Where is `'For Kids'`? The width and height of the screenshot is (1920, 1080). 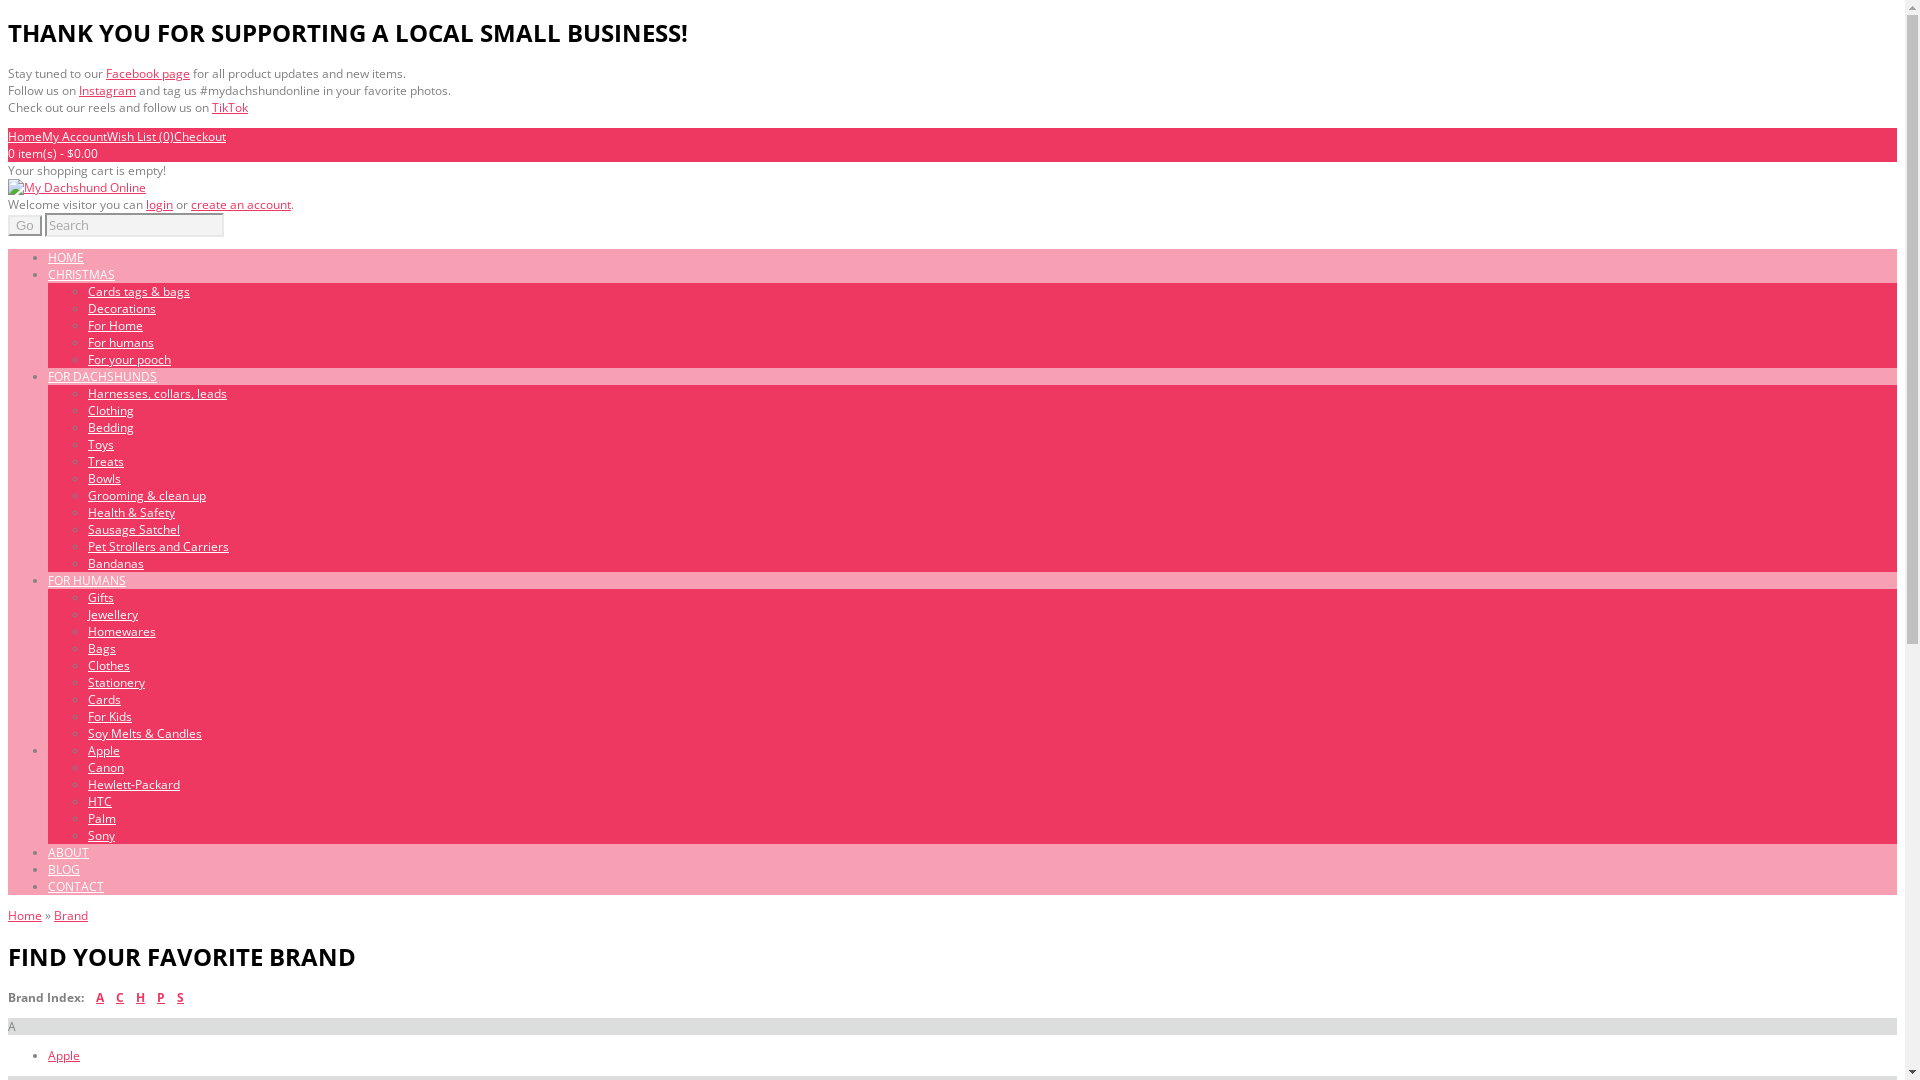 'For Kids' is located at coordinates (109, 715).